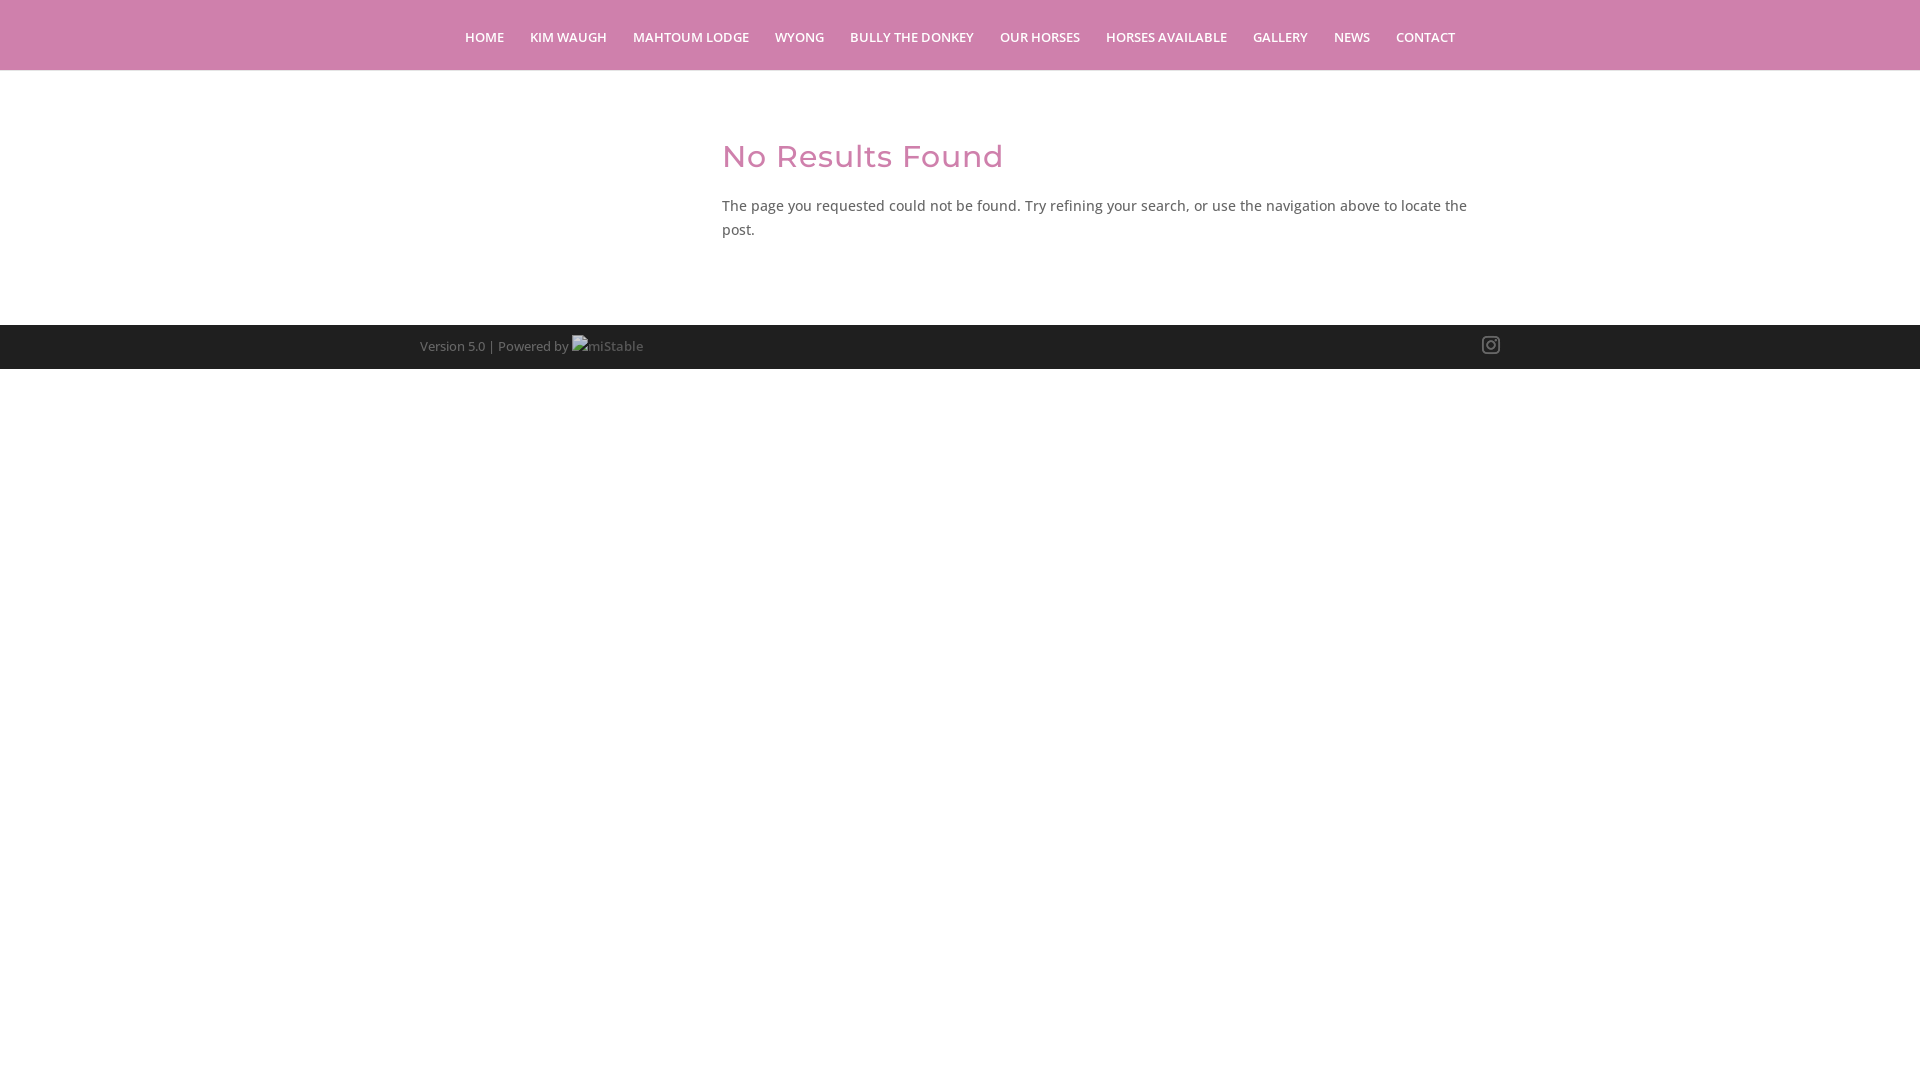 The width and height of the screenshot is (1920, 1080). I want to click on 'Horse Management Software', so click(570, 345).